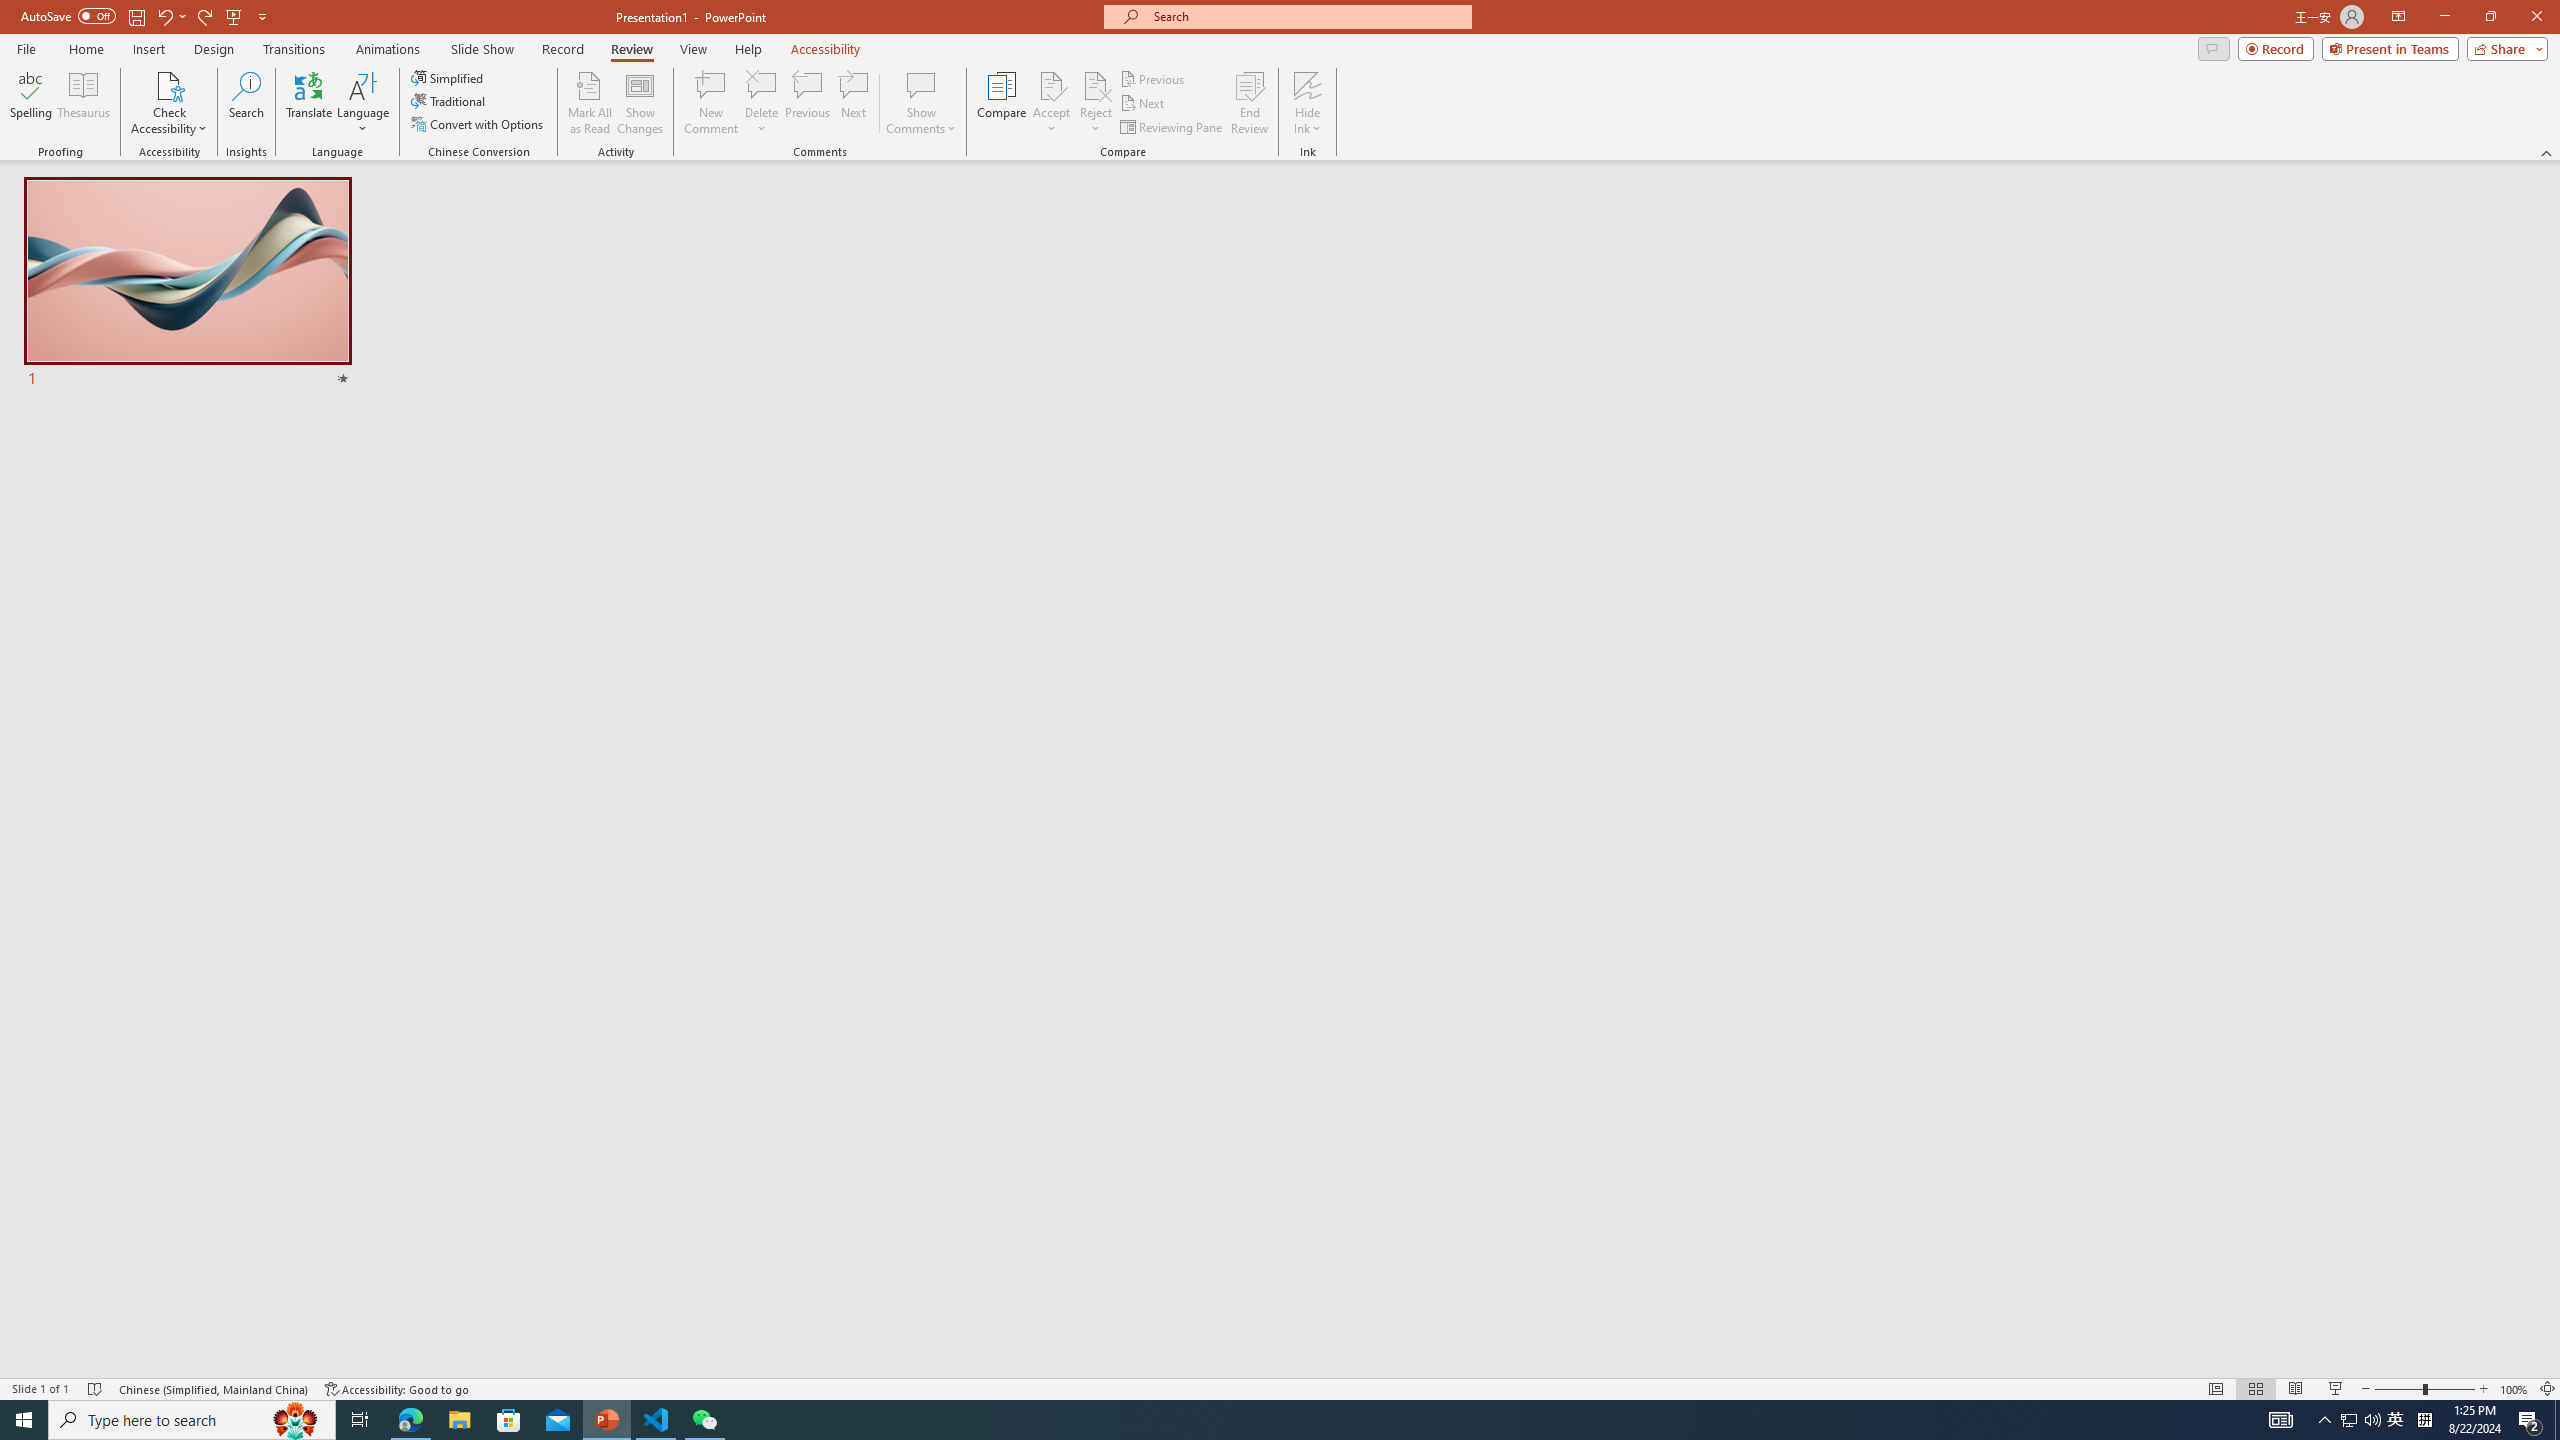  What do you see at coordinates (398, 1389) in the screenshot?
I see `'Accessibility Checker Accessibility: Good to go'` at bounding box center [398, 1389].